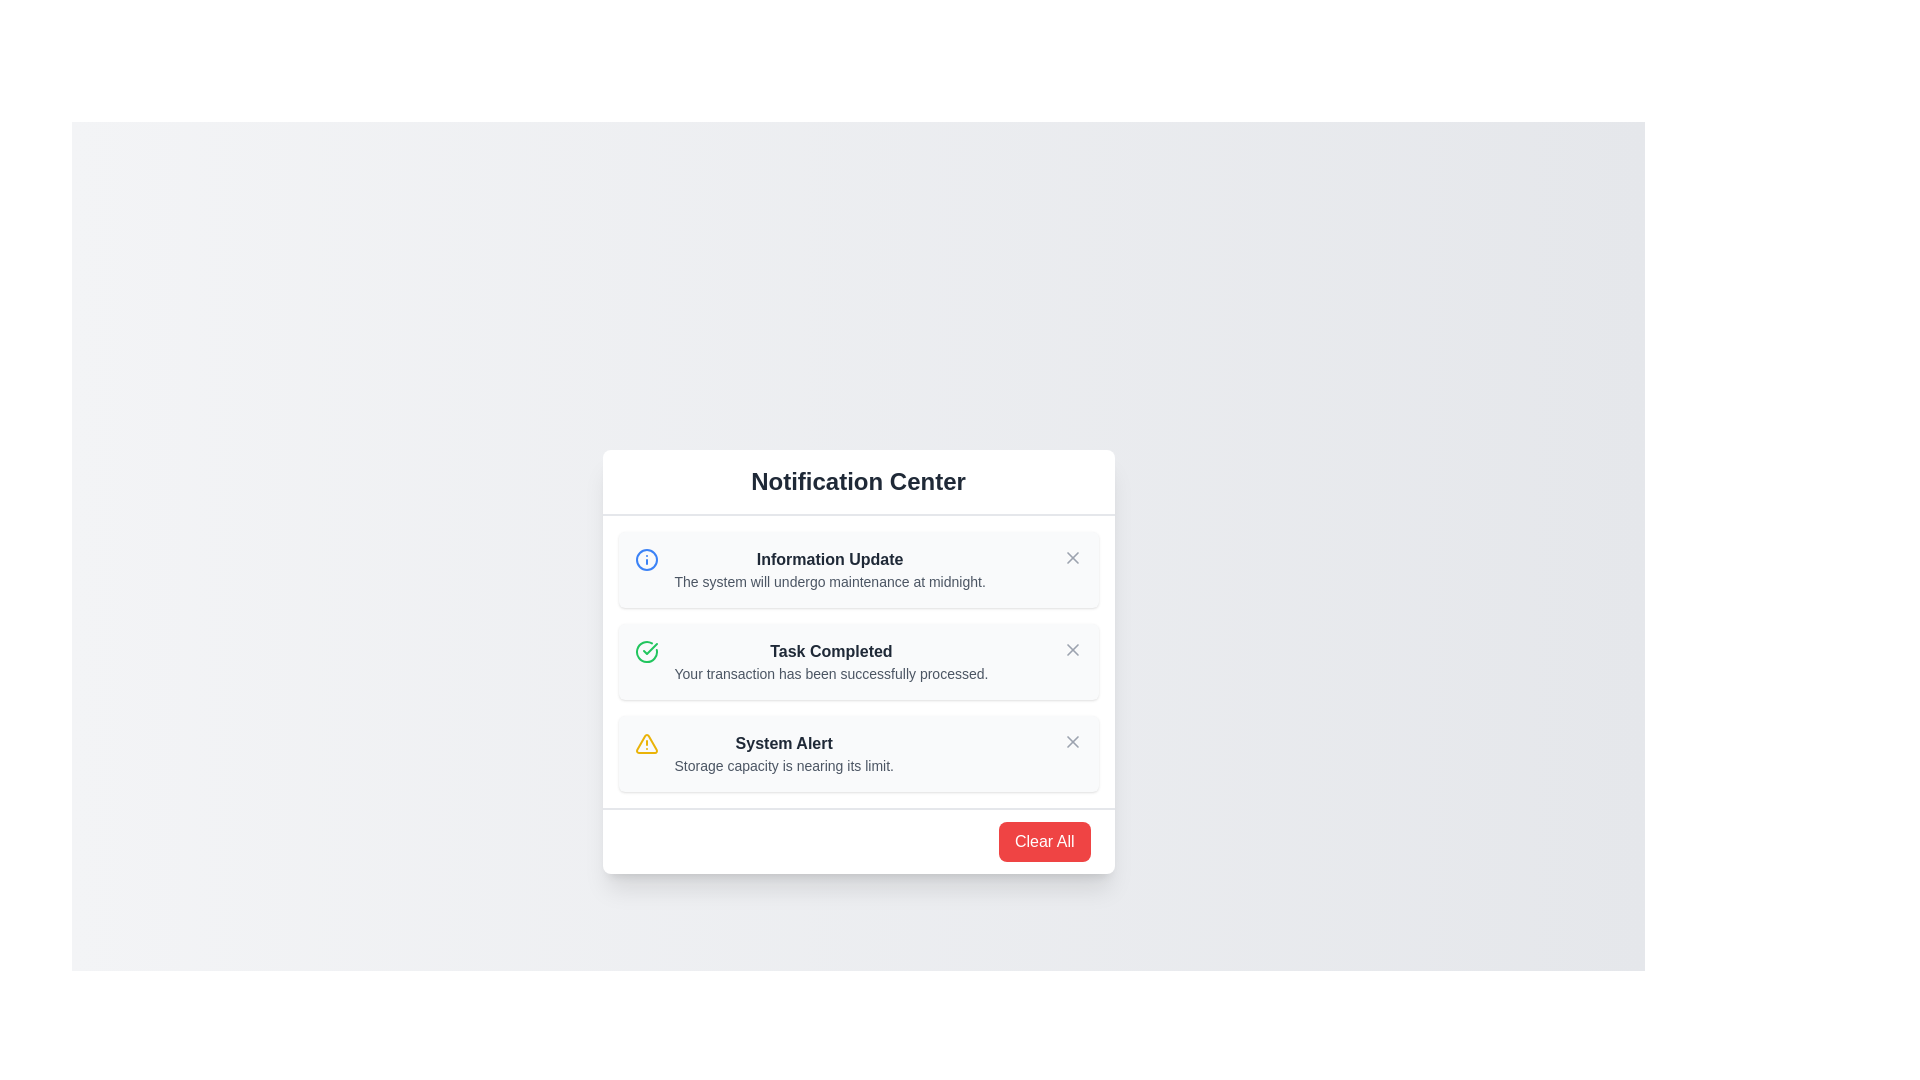  Describe the element at coordinates (858, 662) in the screenshot. I see `an individual notification within the Notification Center, which is a white modal box containing three vertically arranged alerts` at that location.